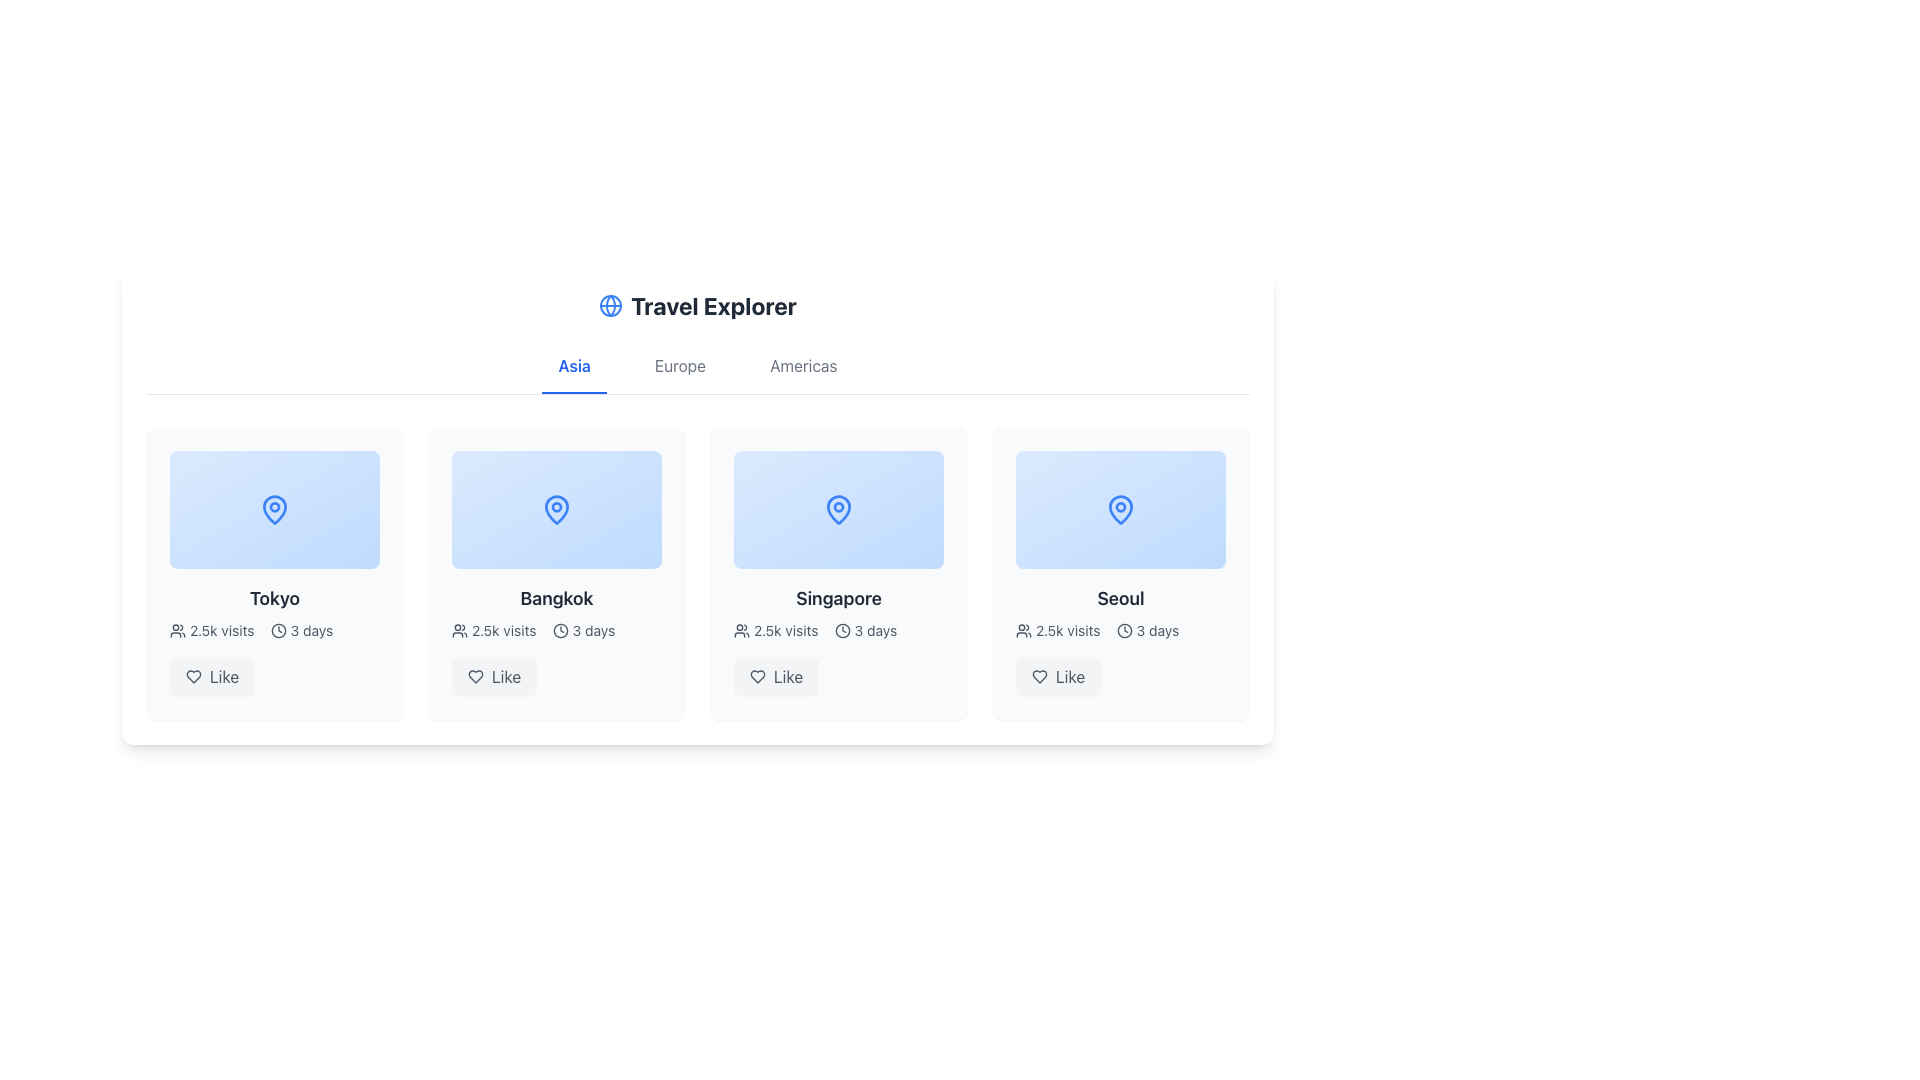 The width and height of the screenshot is (1920, 1080). I want to click on the text element displaying '2.5k visits' and '3 days' with associated icons, positioned in the center of the Bangkok card, so click(556, 631).